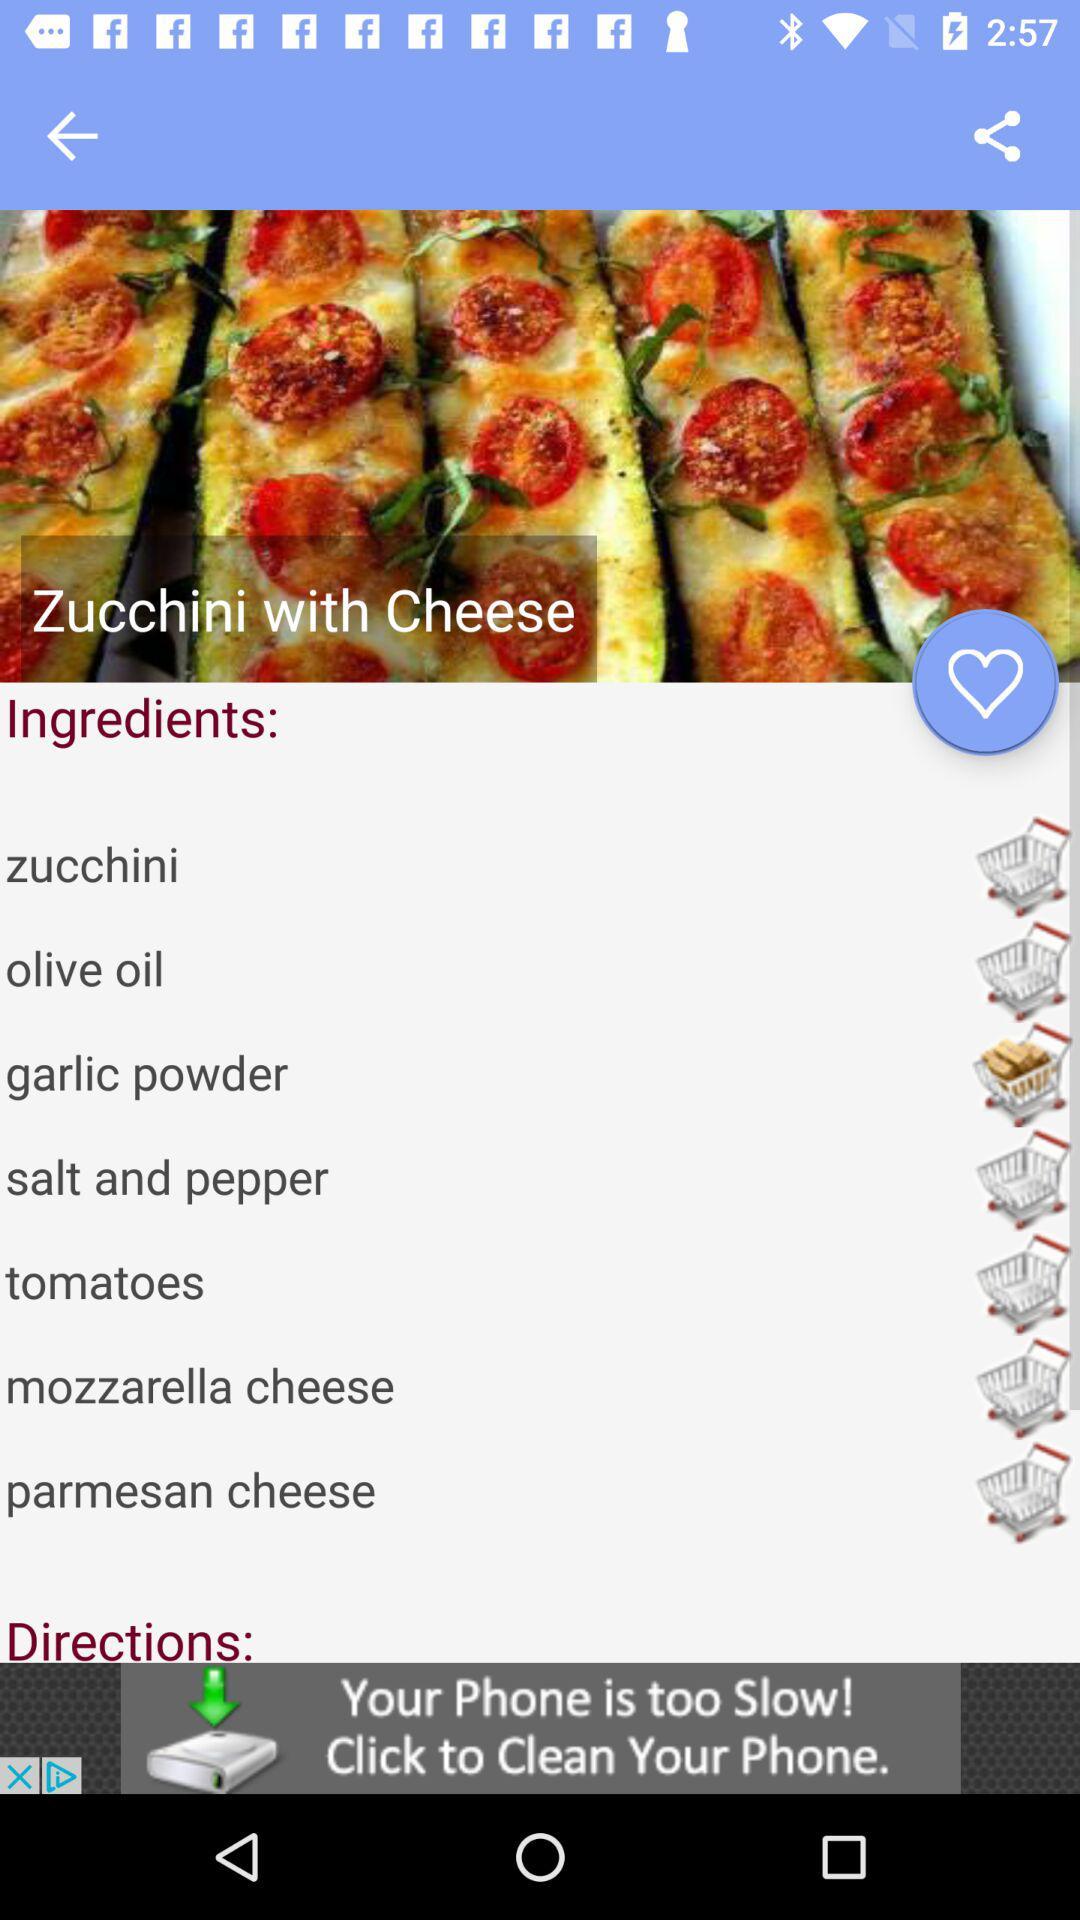 The height and width of the screenshot is (1920, 1080). I want to click on advertisement about clean your phone, so click(540, 1727).